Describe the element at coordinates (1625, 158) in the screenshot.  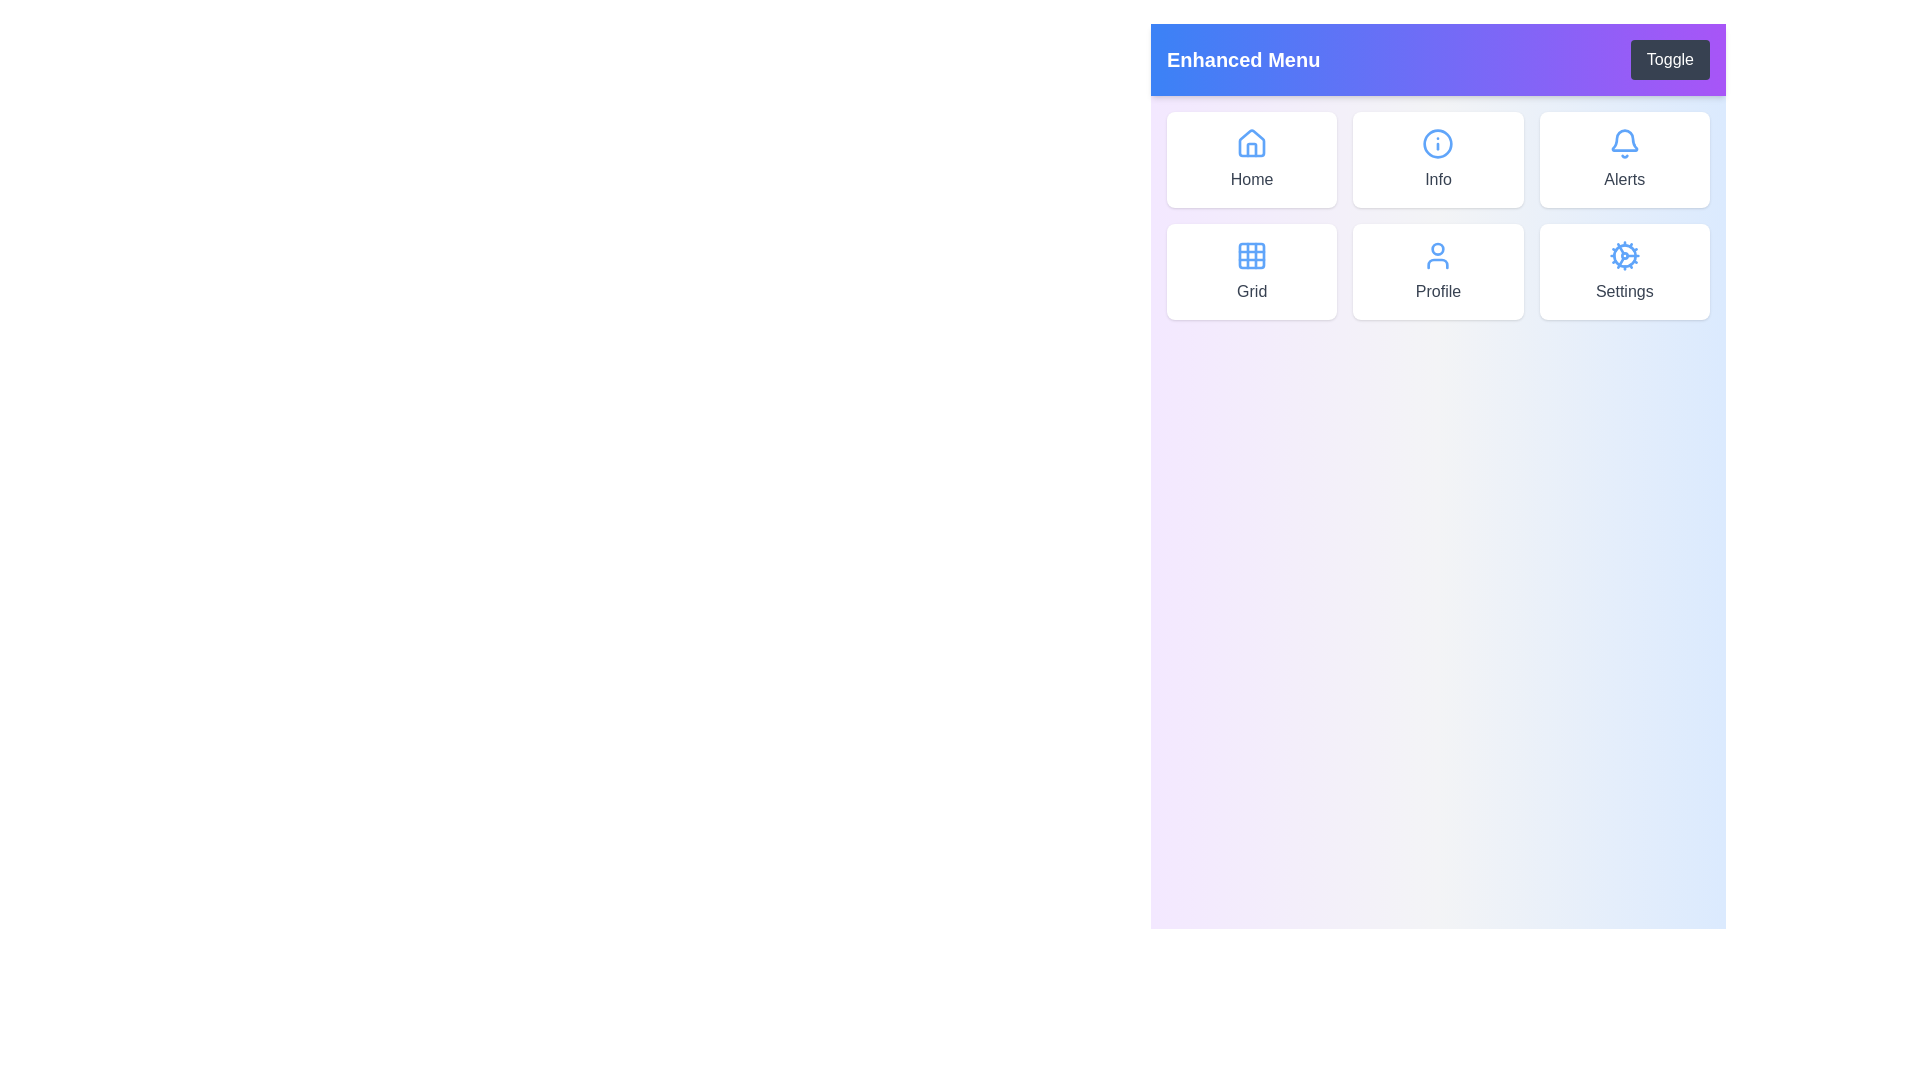
I see `the menu item labeled Alerts` at that location.